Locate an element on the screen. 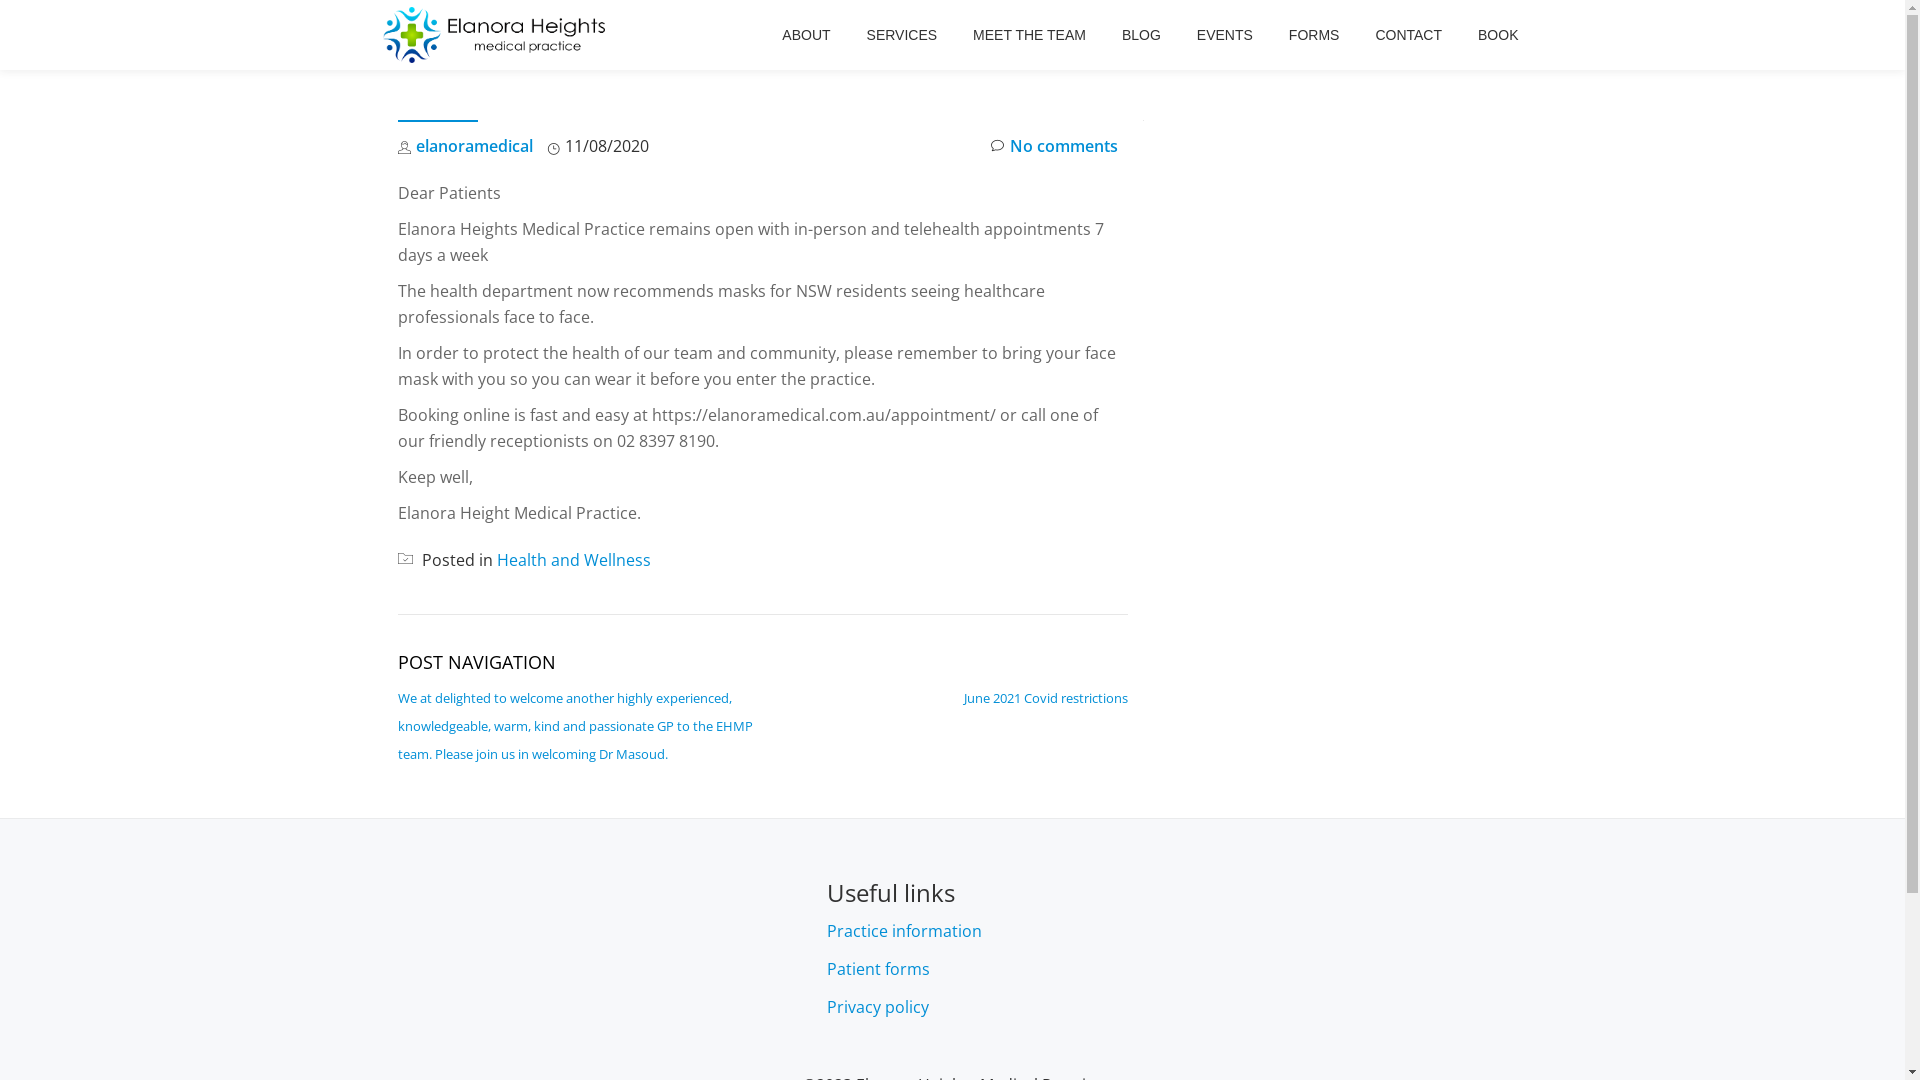 Image resolution: width=1920 pixels, height=1080 pixels. 'BLOG' is located at coordinates (1122, 34).